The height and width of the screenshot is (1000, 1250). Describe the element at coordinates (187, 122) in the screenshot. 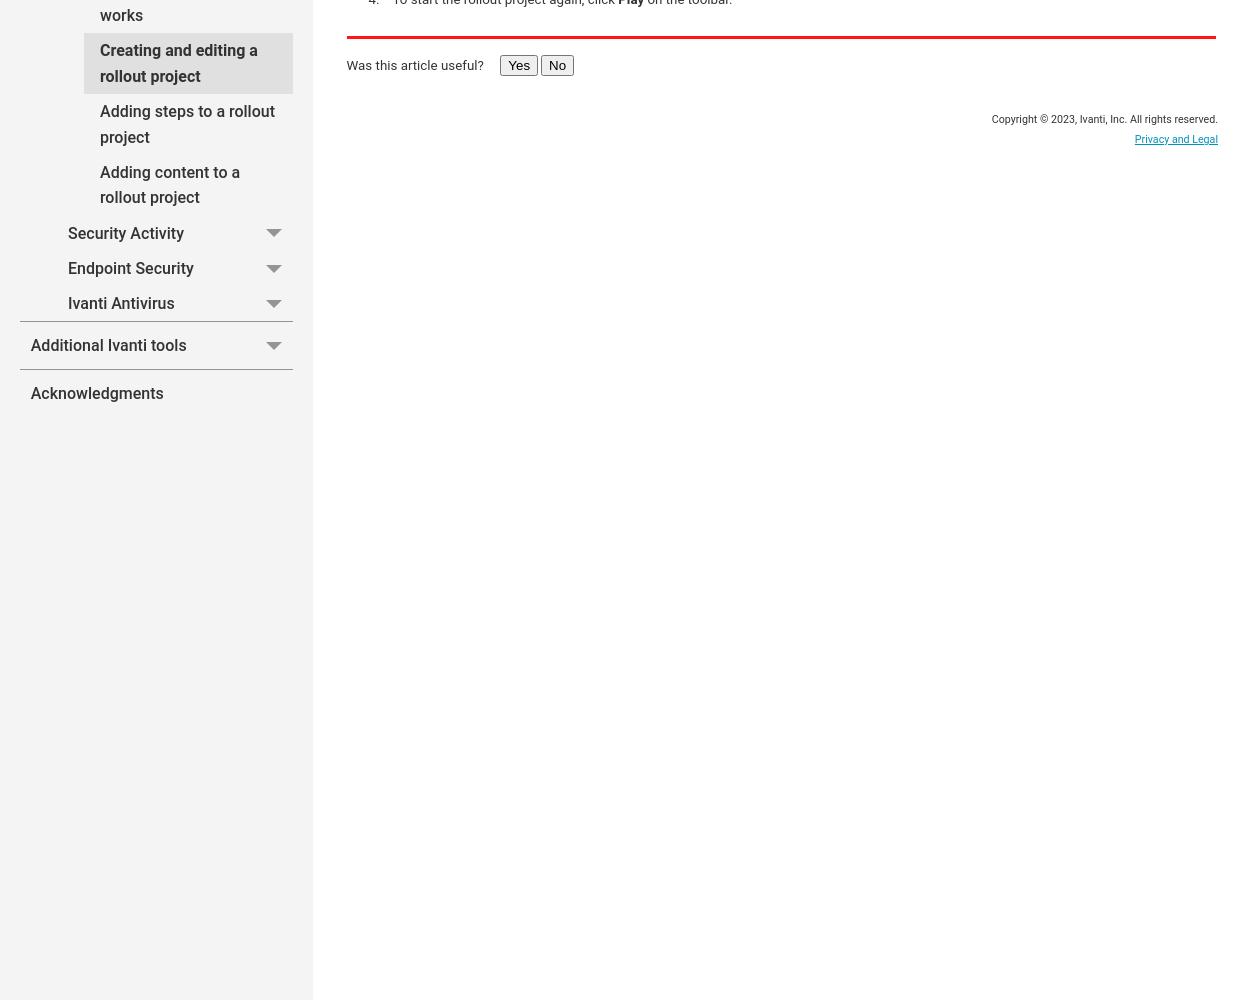

I see `'Adding steps to a rollout project'` at that location.